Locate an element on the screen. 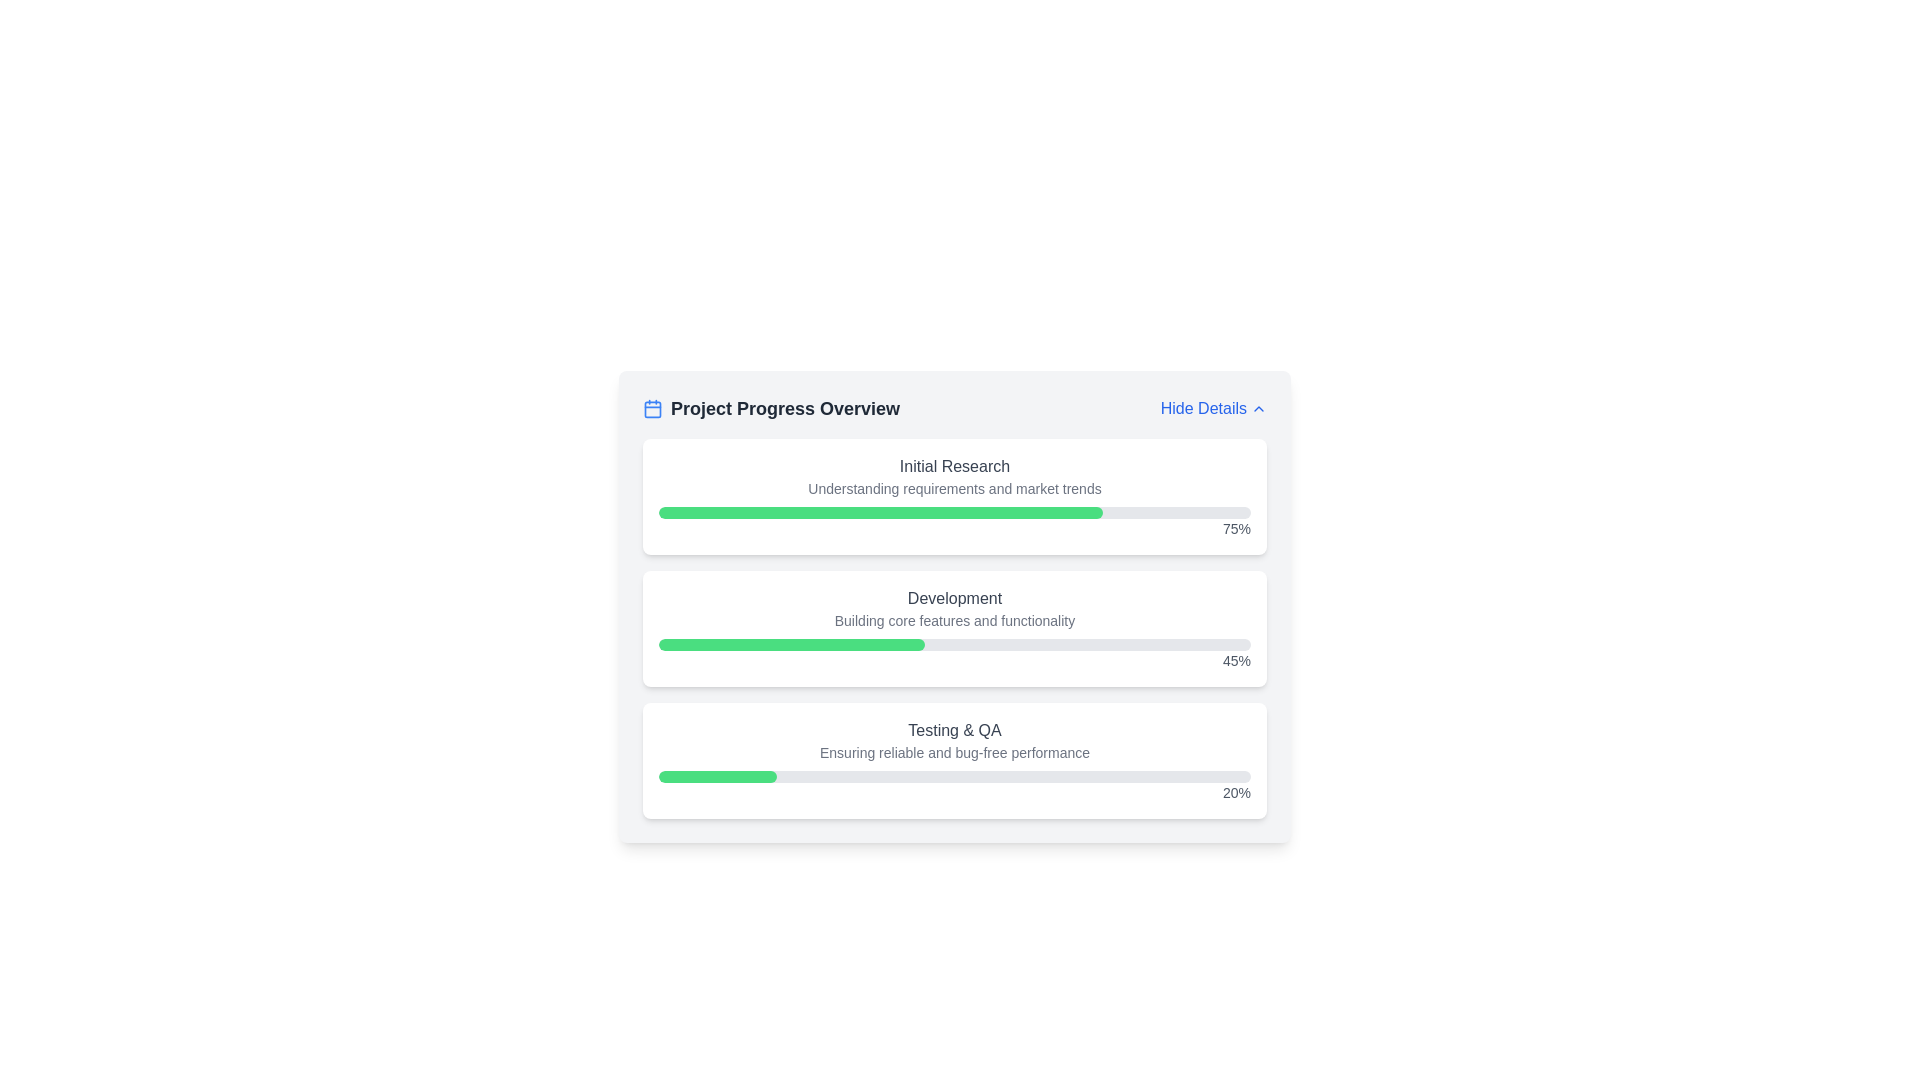 The image size is (1920, 1080). text label displaying 'Building core features and functionality', which is centrally aligned below the 'Development' label is located at coordinates (954, 620).